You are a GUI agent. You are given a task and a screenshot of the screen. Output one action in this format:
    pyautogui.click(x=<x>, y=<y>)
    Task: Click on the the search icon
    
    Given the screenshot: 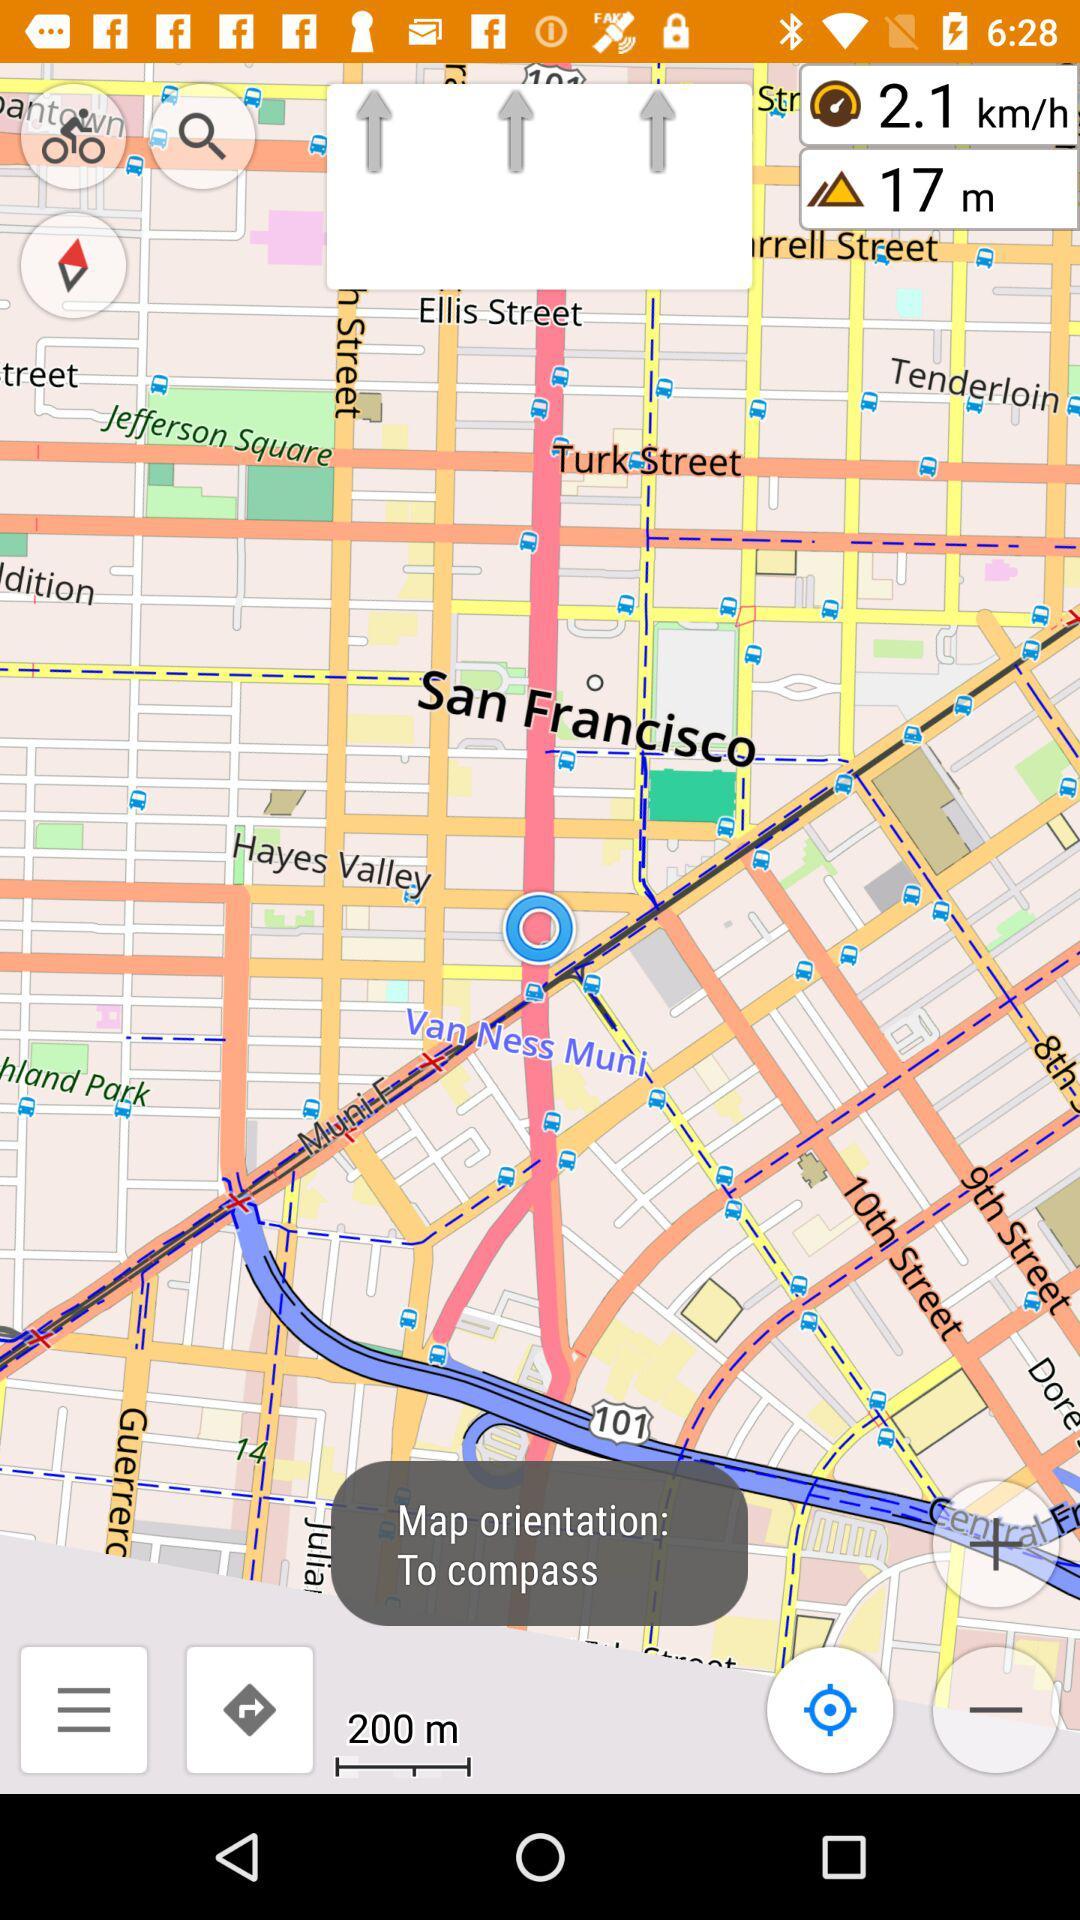 What is the action you would take?
    pyautogui.click(x=202, y=135)
    